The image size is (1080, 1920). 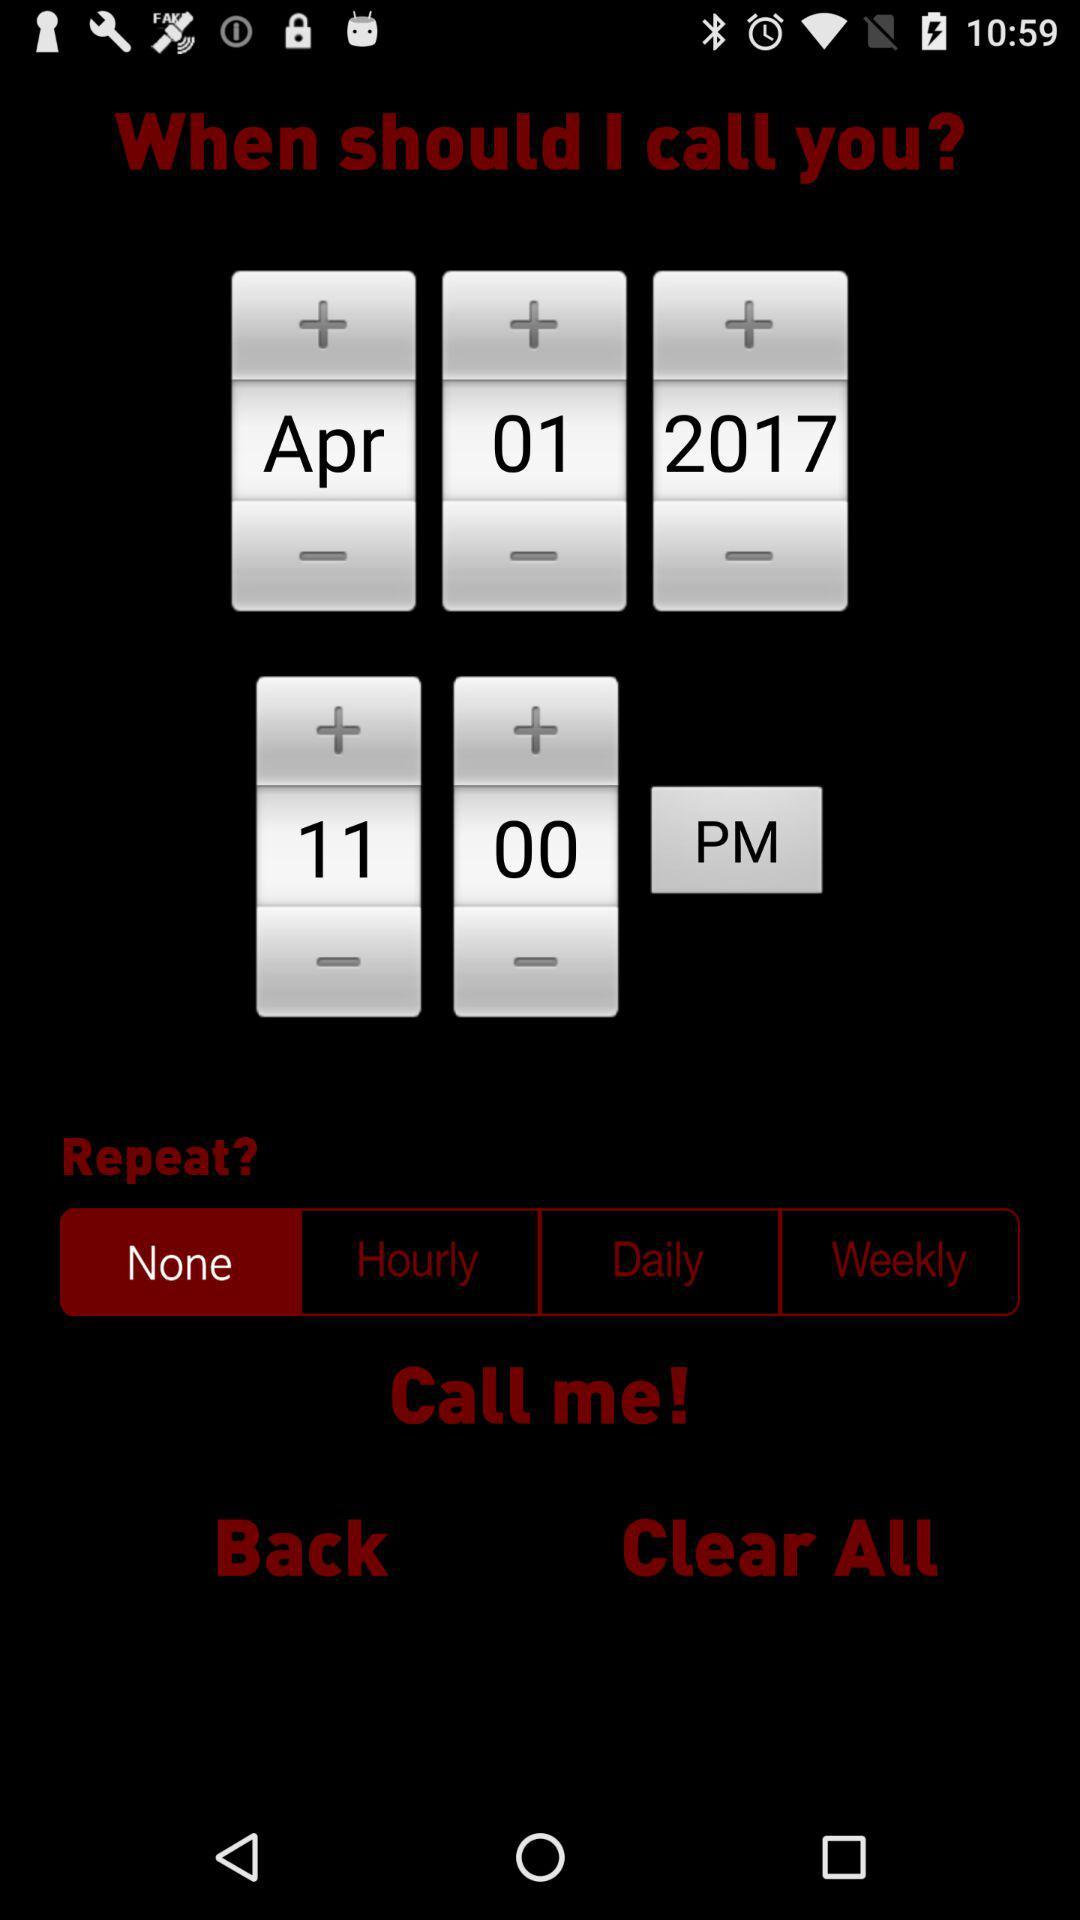 What do you see at coordinates (659, 1261) in the screenshot?
I see `to call daily` at bounding box center [659, 1261].